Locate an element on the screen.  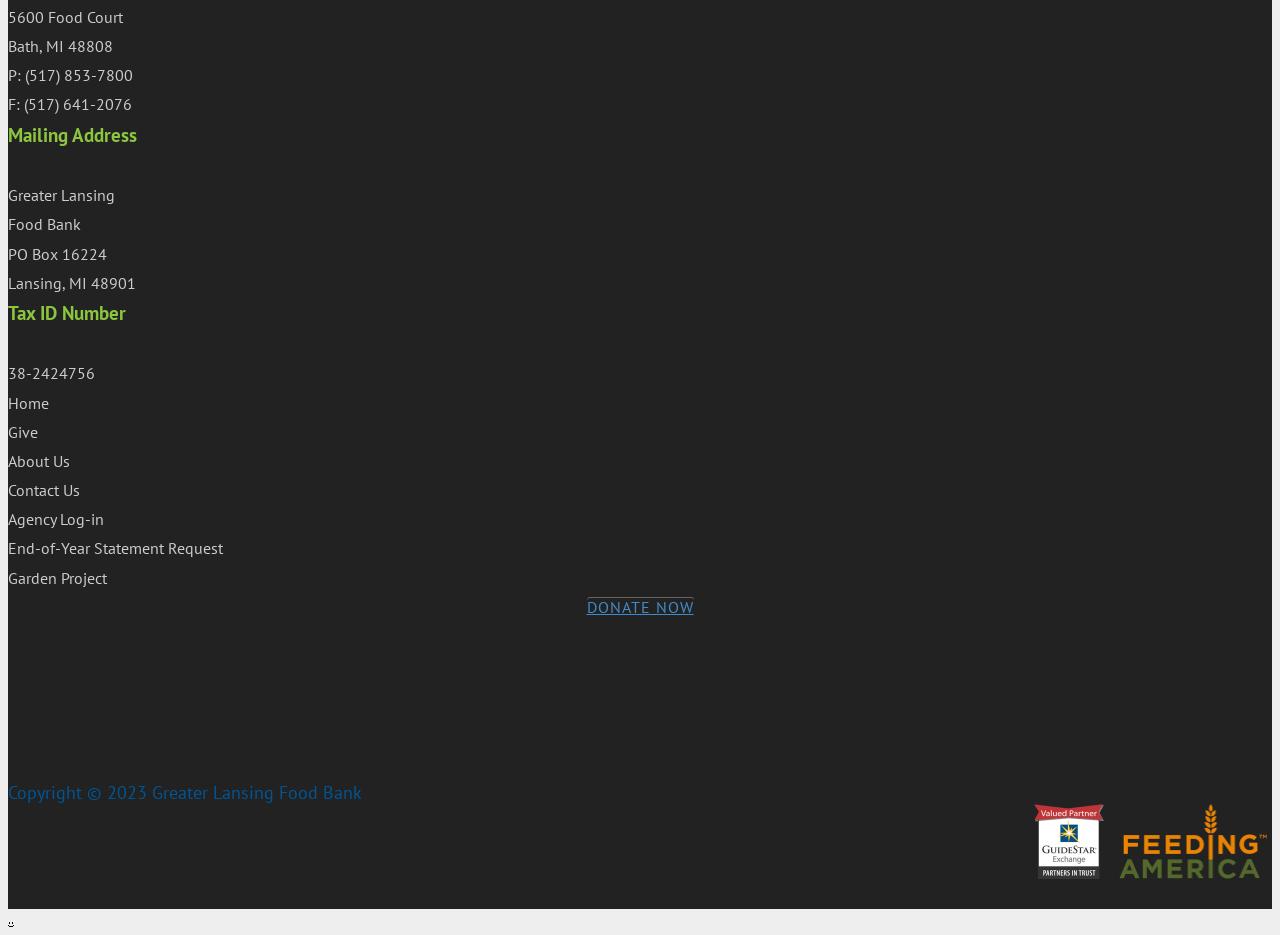
'Home' is located at coordinates (28, 401).